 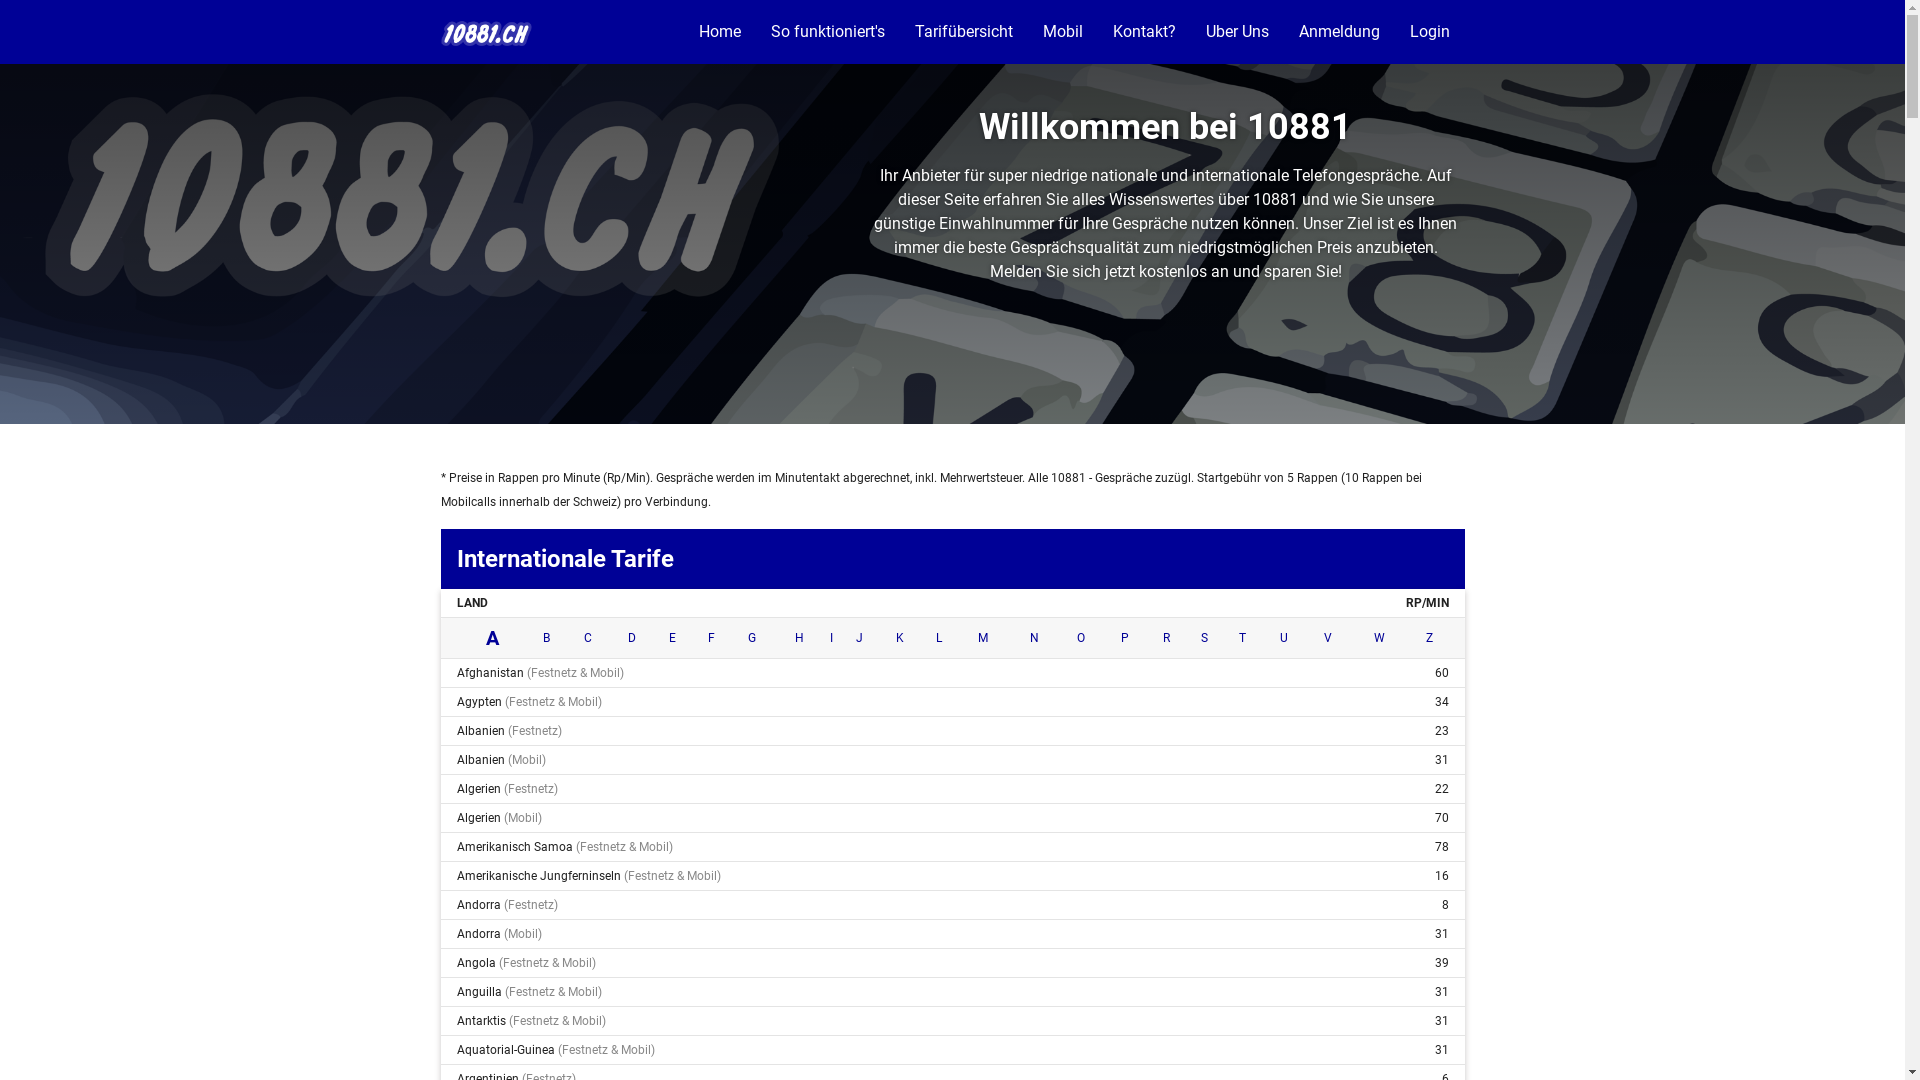 What do you see at coordinates (1280, 637) in the screenshot?
I see `'U'` at bounding box center [1280, 637].